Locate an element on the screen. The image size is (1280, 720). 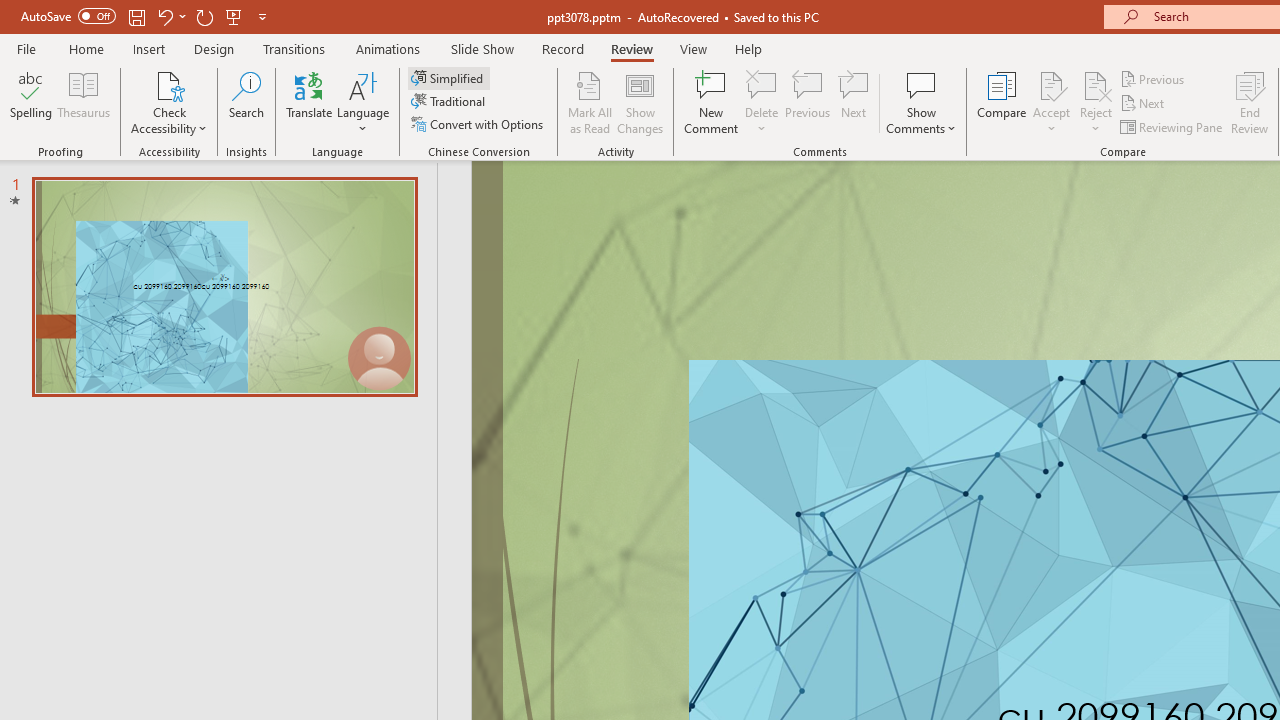
'End Review' is located at coordinates (1248, 103).